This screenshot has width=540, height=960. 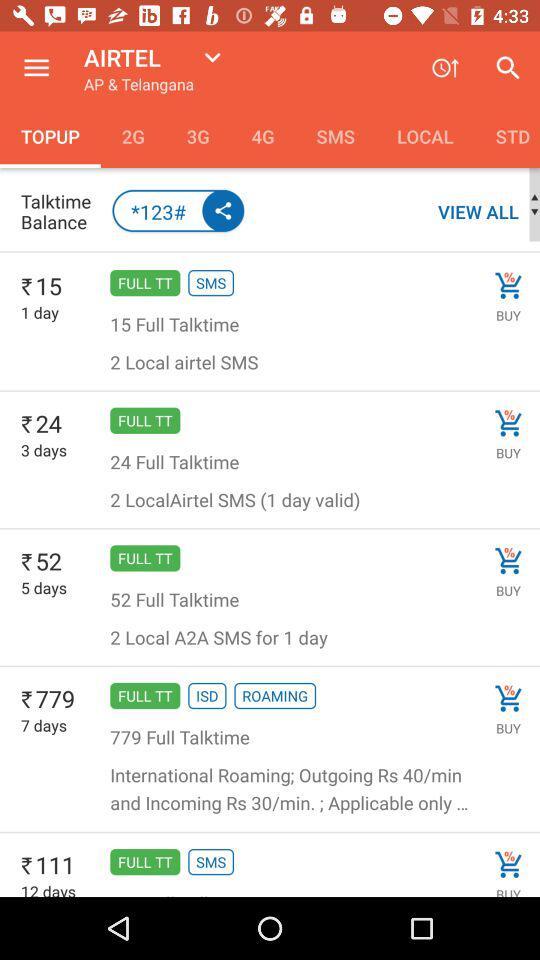 What do you see at coordinates (133, 135) in the screenshot?
I see `the icon next to the topup item` at bounding box center [133, 135].